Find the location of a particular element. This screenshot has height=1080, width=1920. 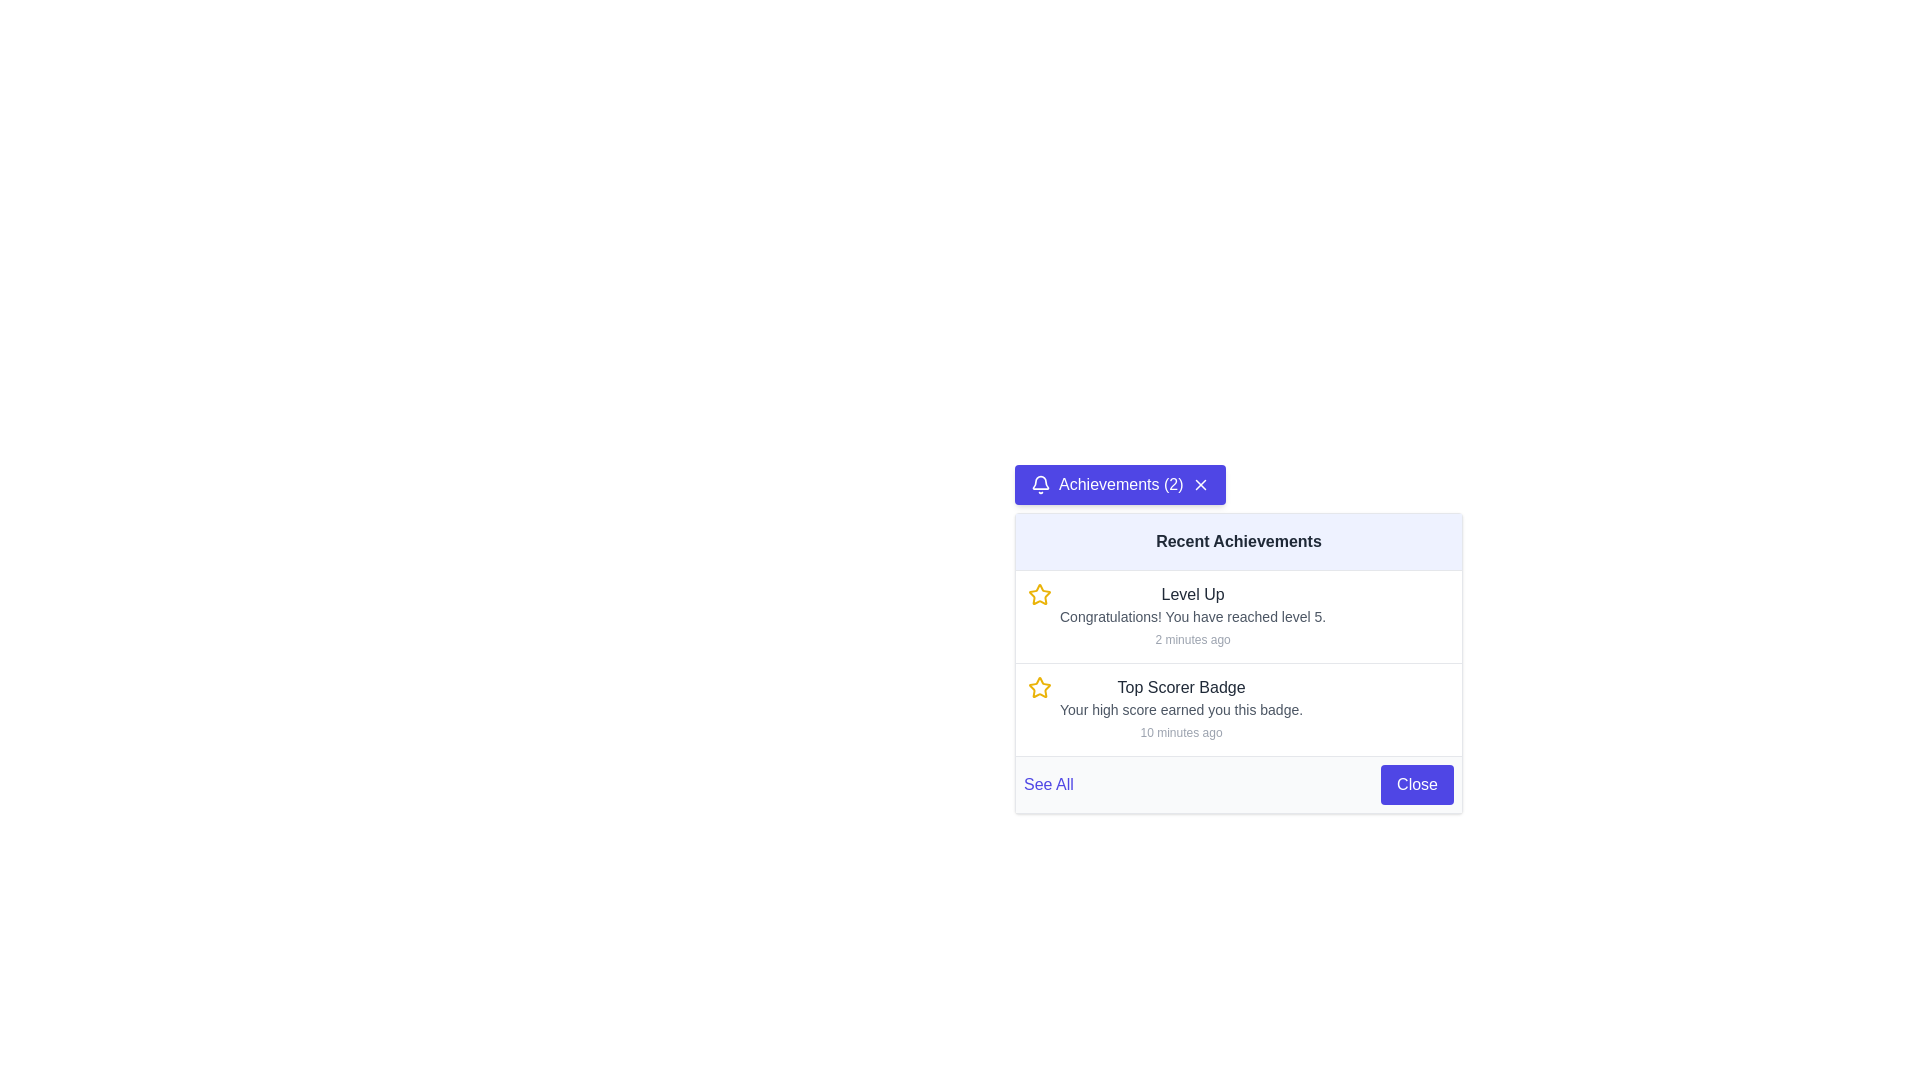

the text indicating the relative time of the associated achievement's occurrence in the 'Recent Achievements' section, which follows the header 'Level Up' and the message 'Congratulations! You have reached level 5' is located at coordinates (1193, 640).